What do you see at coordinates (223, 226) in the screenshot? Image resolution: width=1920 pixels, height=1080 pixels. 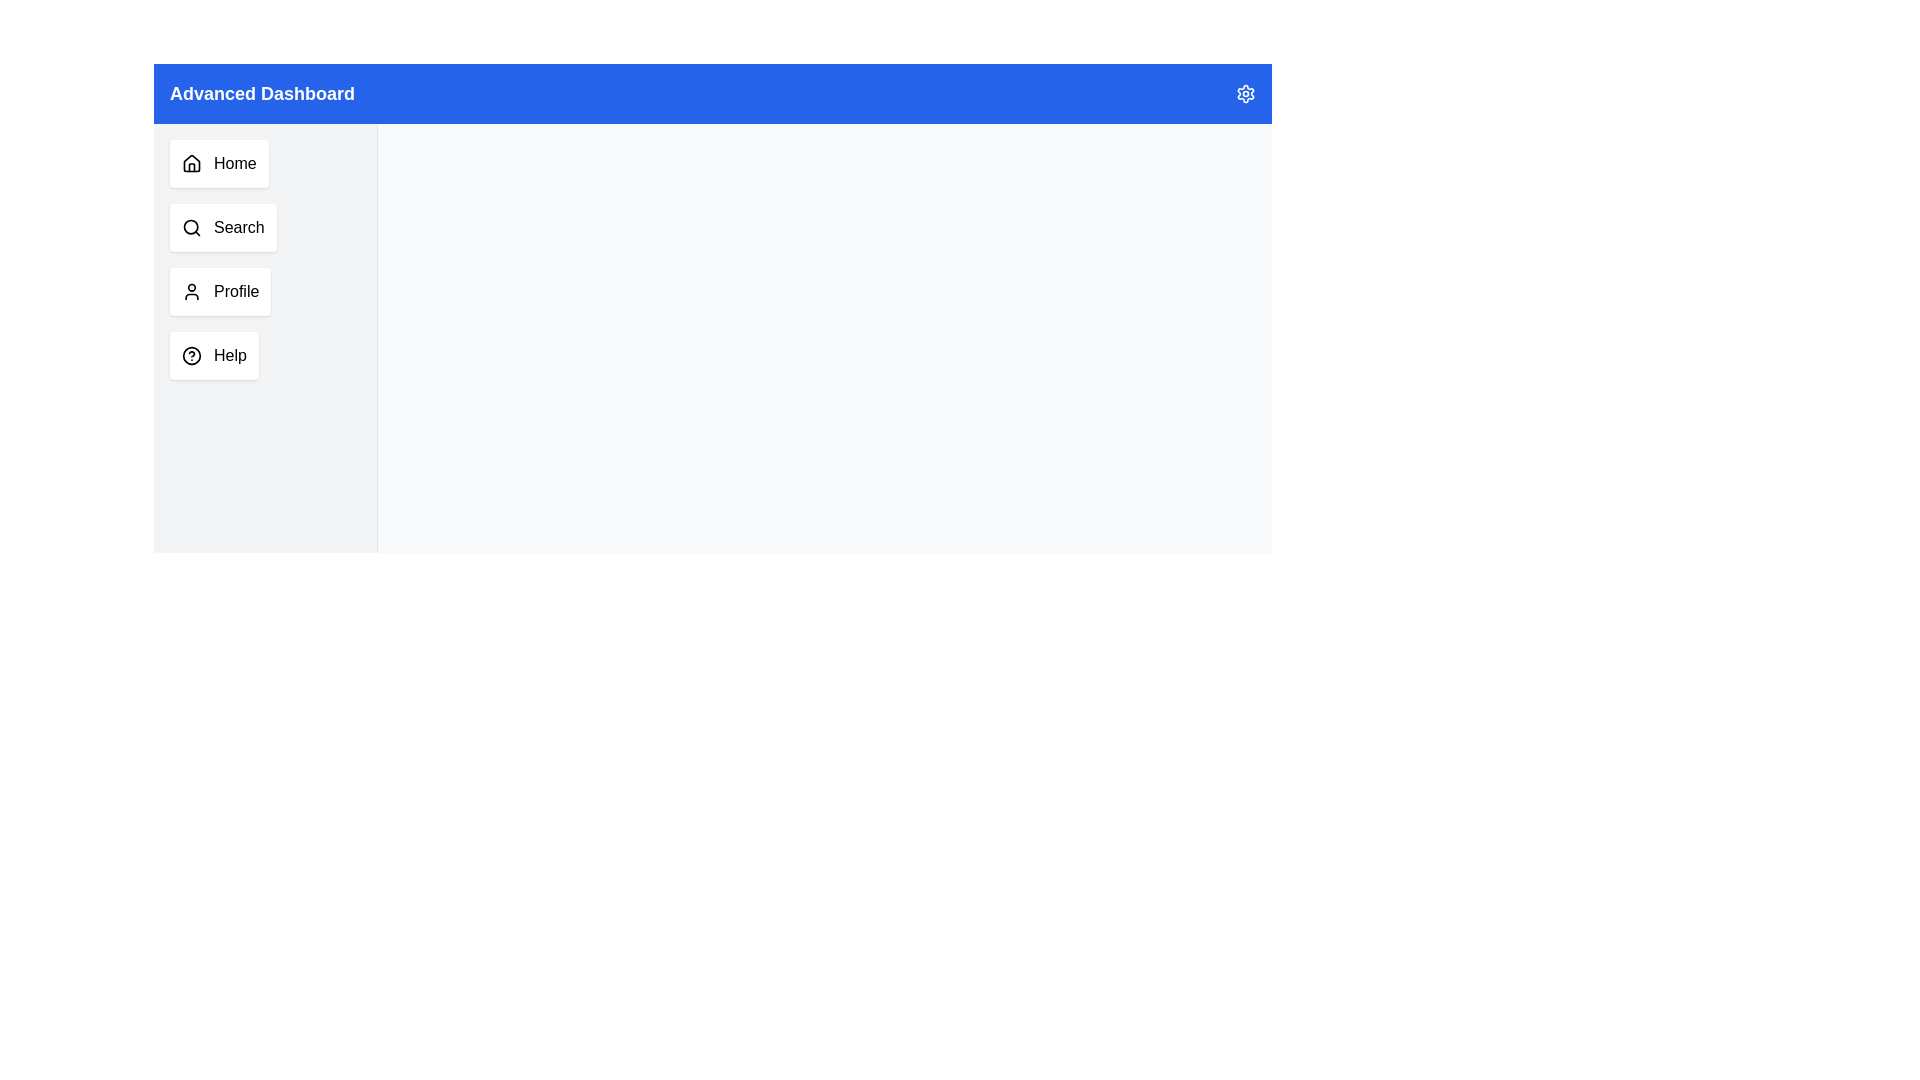 I see `the 'Search' button, which is a rectangular button with a white background and a magnifying glass icon, located below the 'Home' button in the vertical navigation menu` at bounding box center [223, 226].